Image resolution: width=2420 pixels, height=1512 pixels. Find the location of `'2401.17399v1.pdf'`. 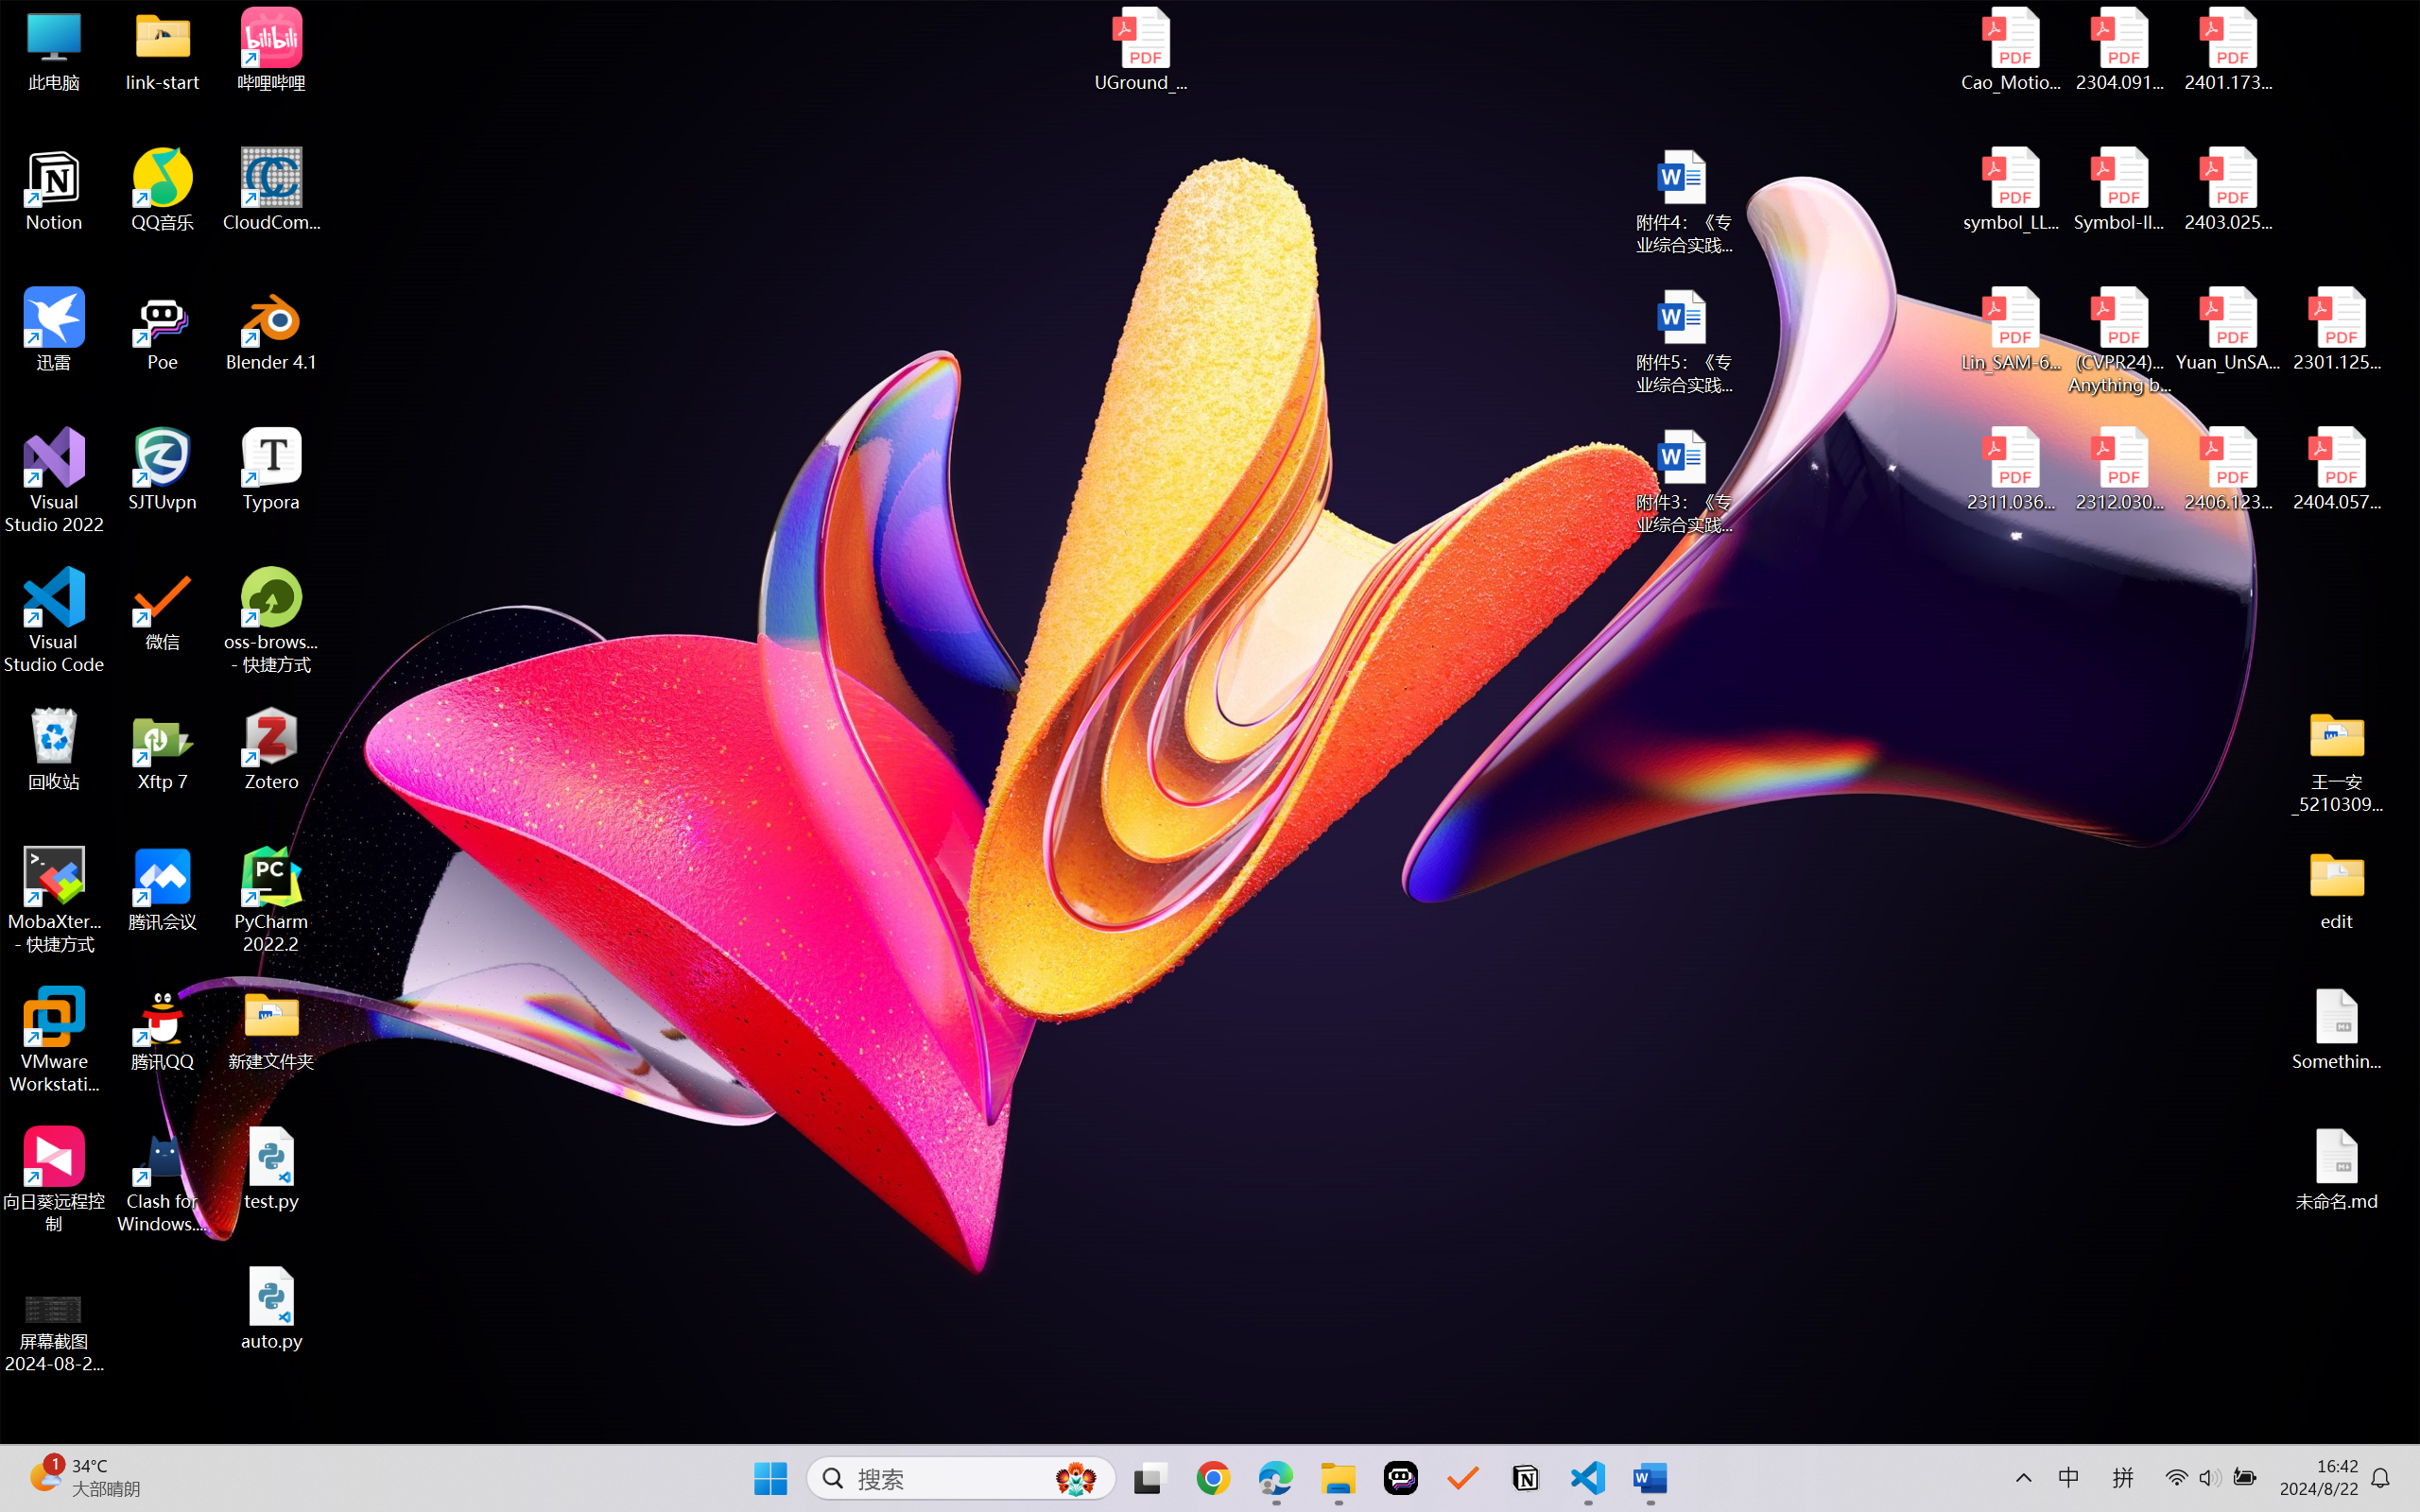

'2401.17399v1.pdf' is located at coordinates (2226, 49).